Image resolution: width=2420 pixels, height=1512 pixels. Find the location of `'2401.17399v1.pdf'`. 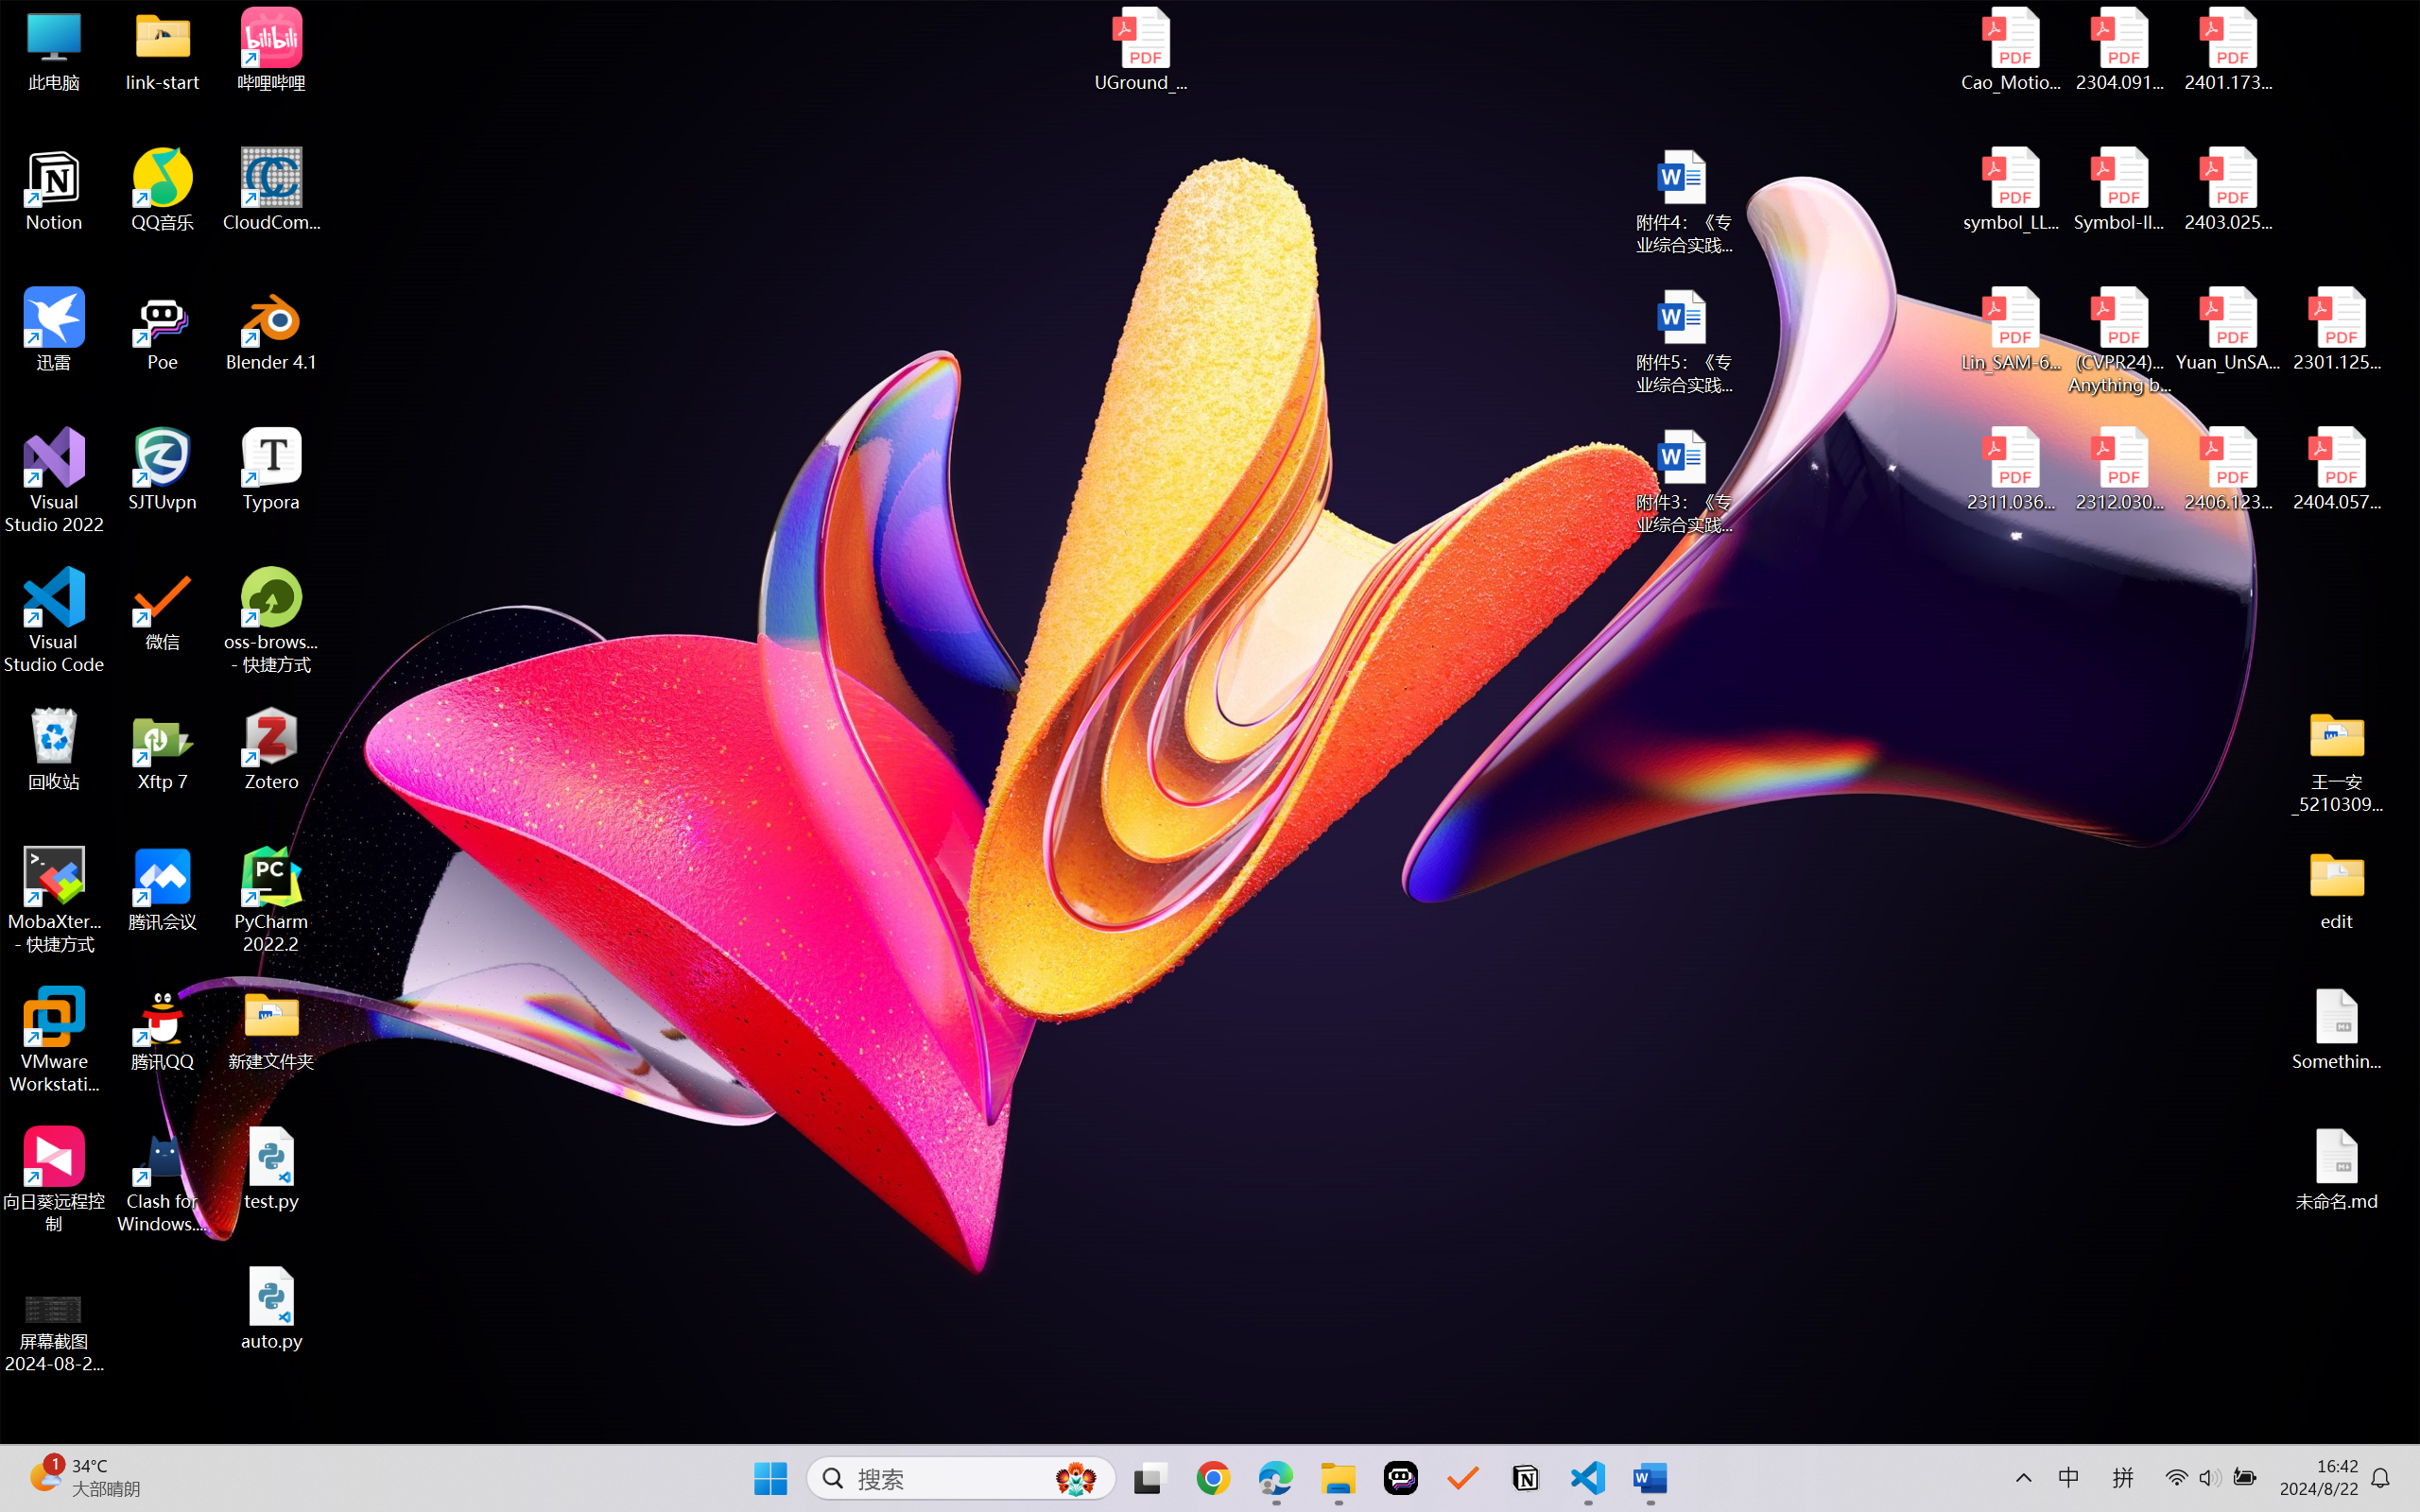

'2401.17399v1.pdf' is located at coordinates (2226, 49).